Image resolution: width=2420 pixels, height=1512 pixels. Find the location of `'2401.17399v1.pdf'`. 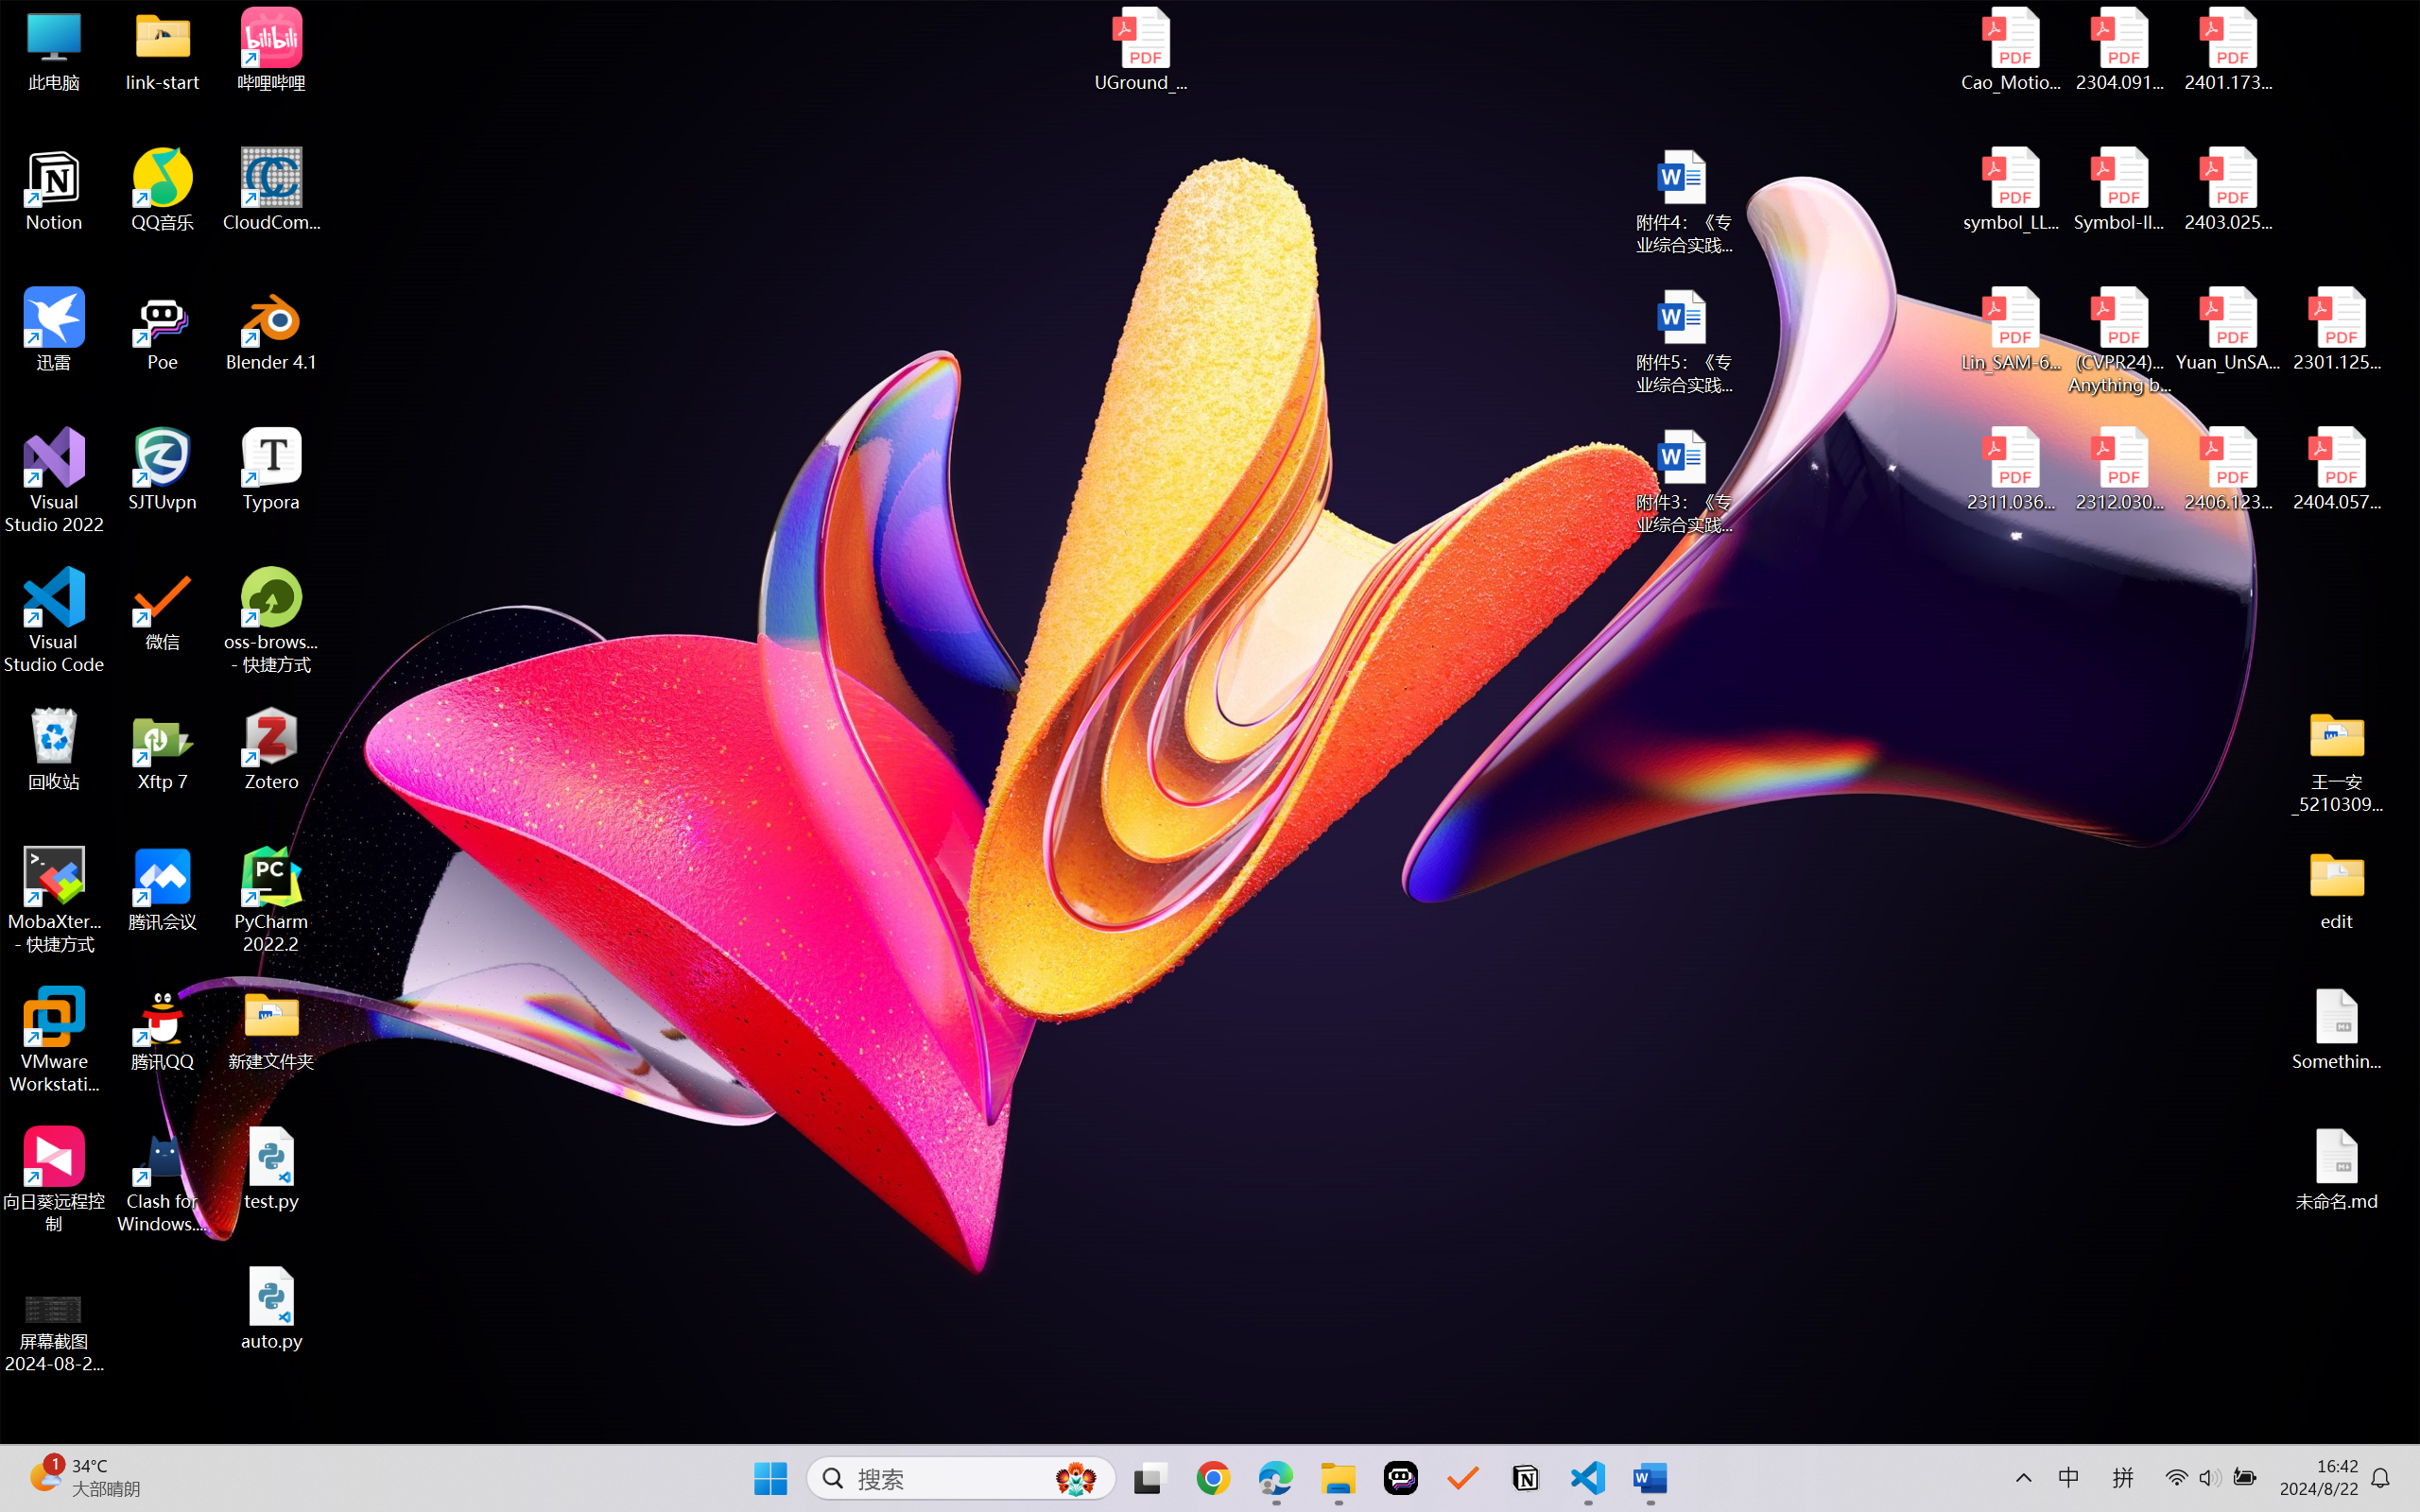

'2401.17399v1.pdf' is located at coordinates (2226, 49).